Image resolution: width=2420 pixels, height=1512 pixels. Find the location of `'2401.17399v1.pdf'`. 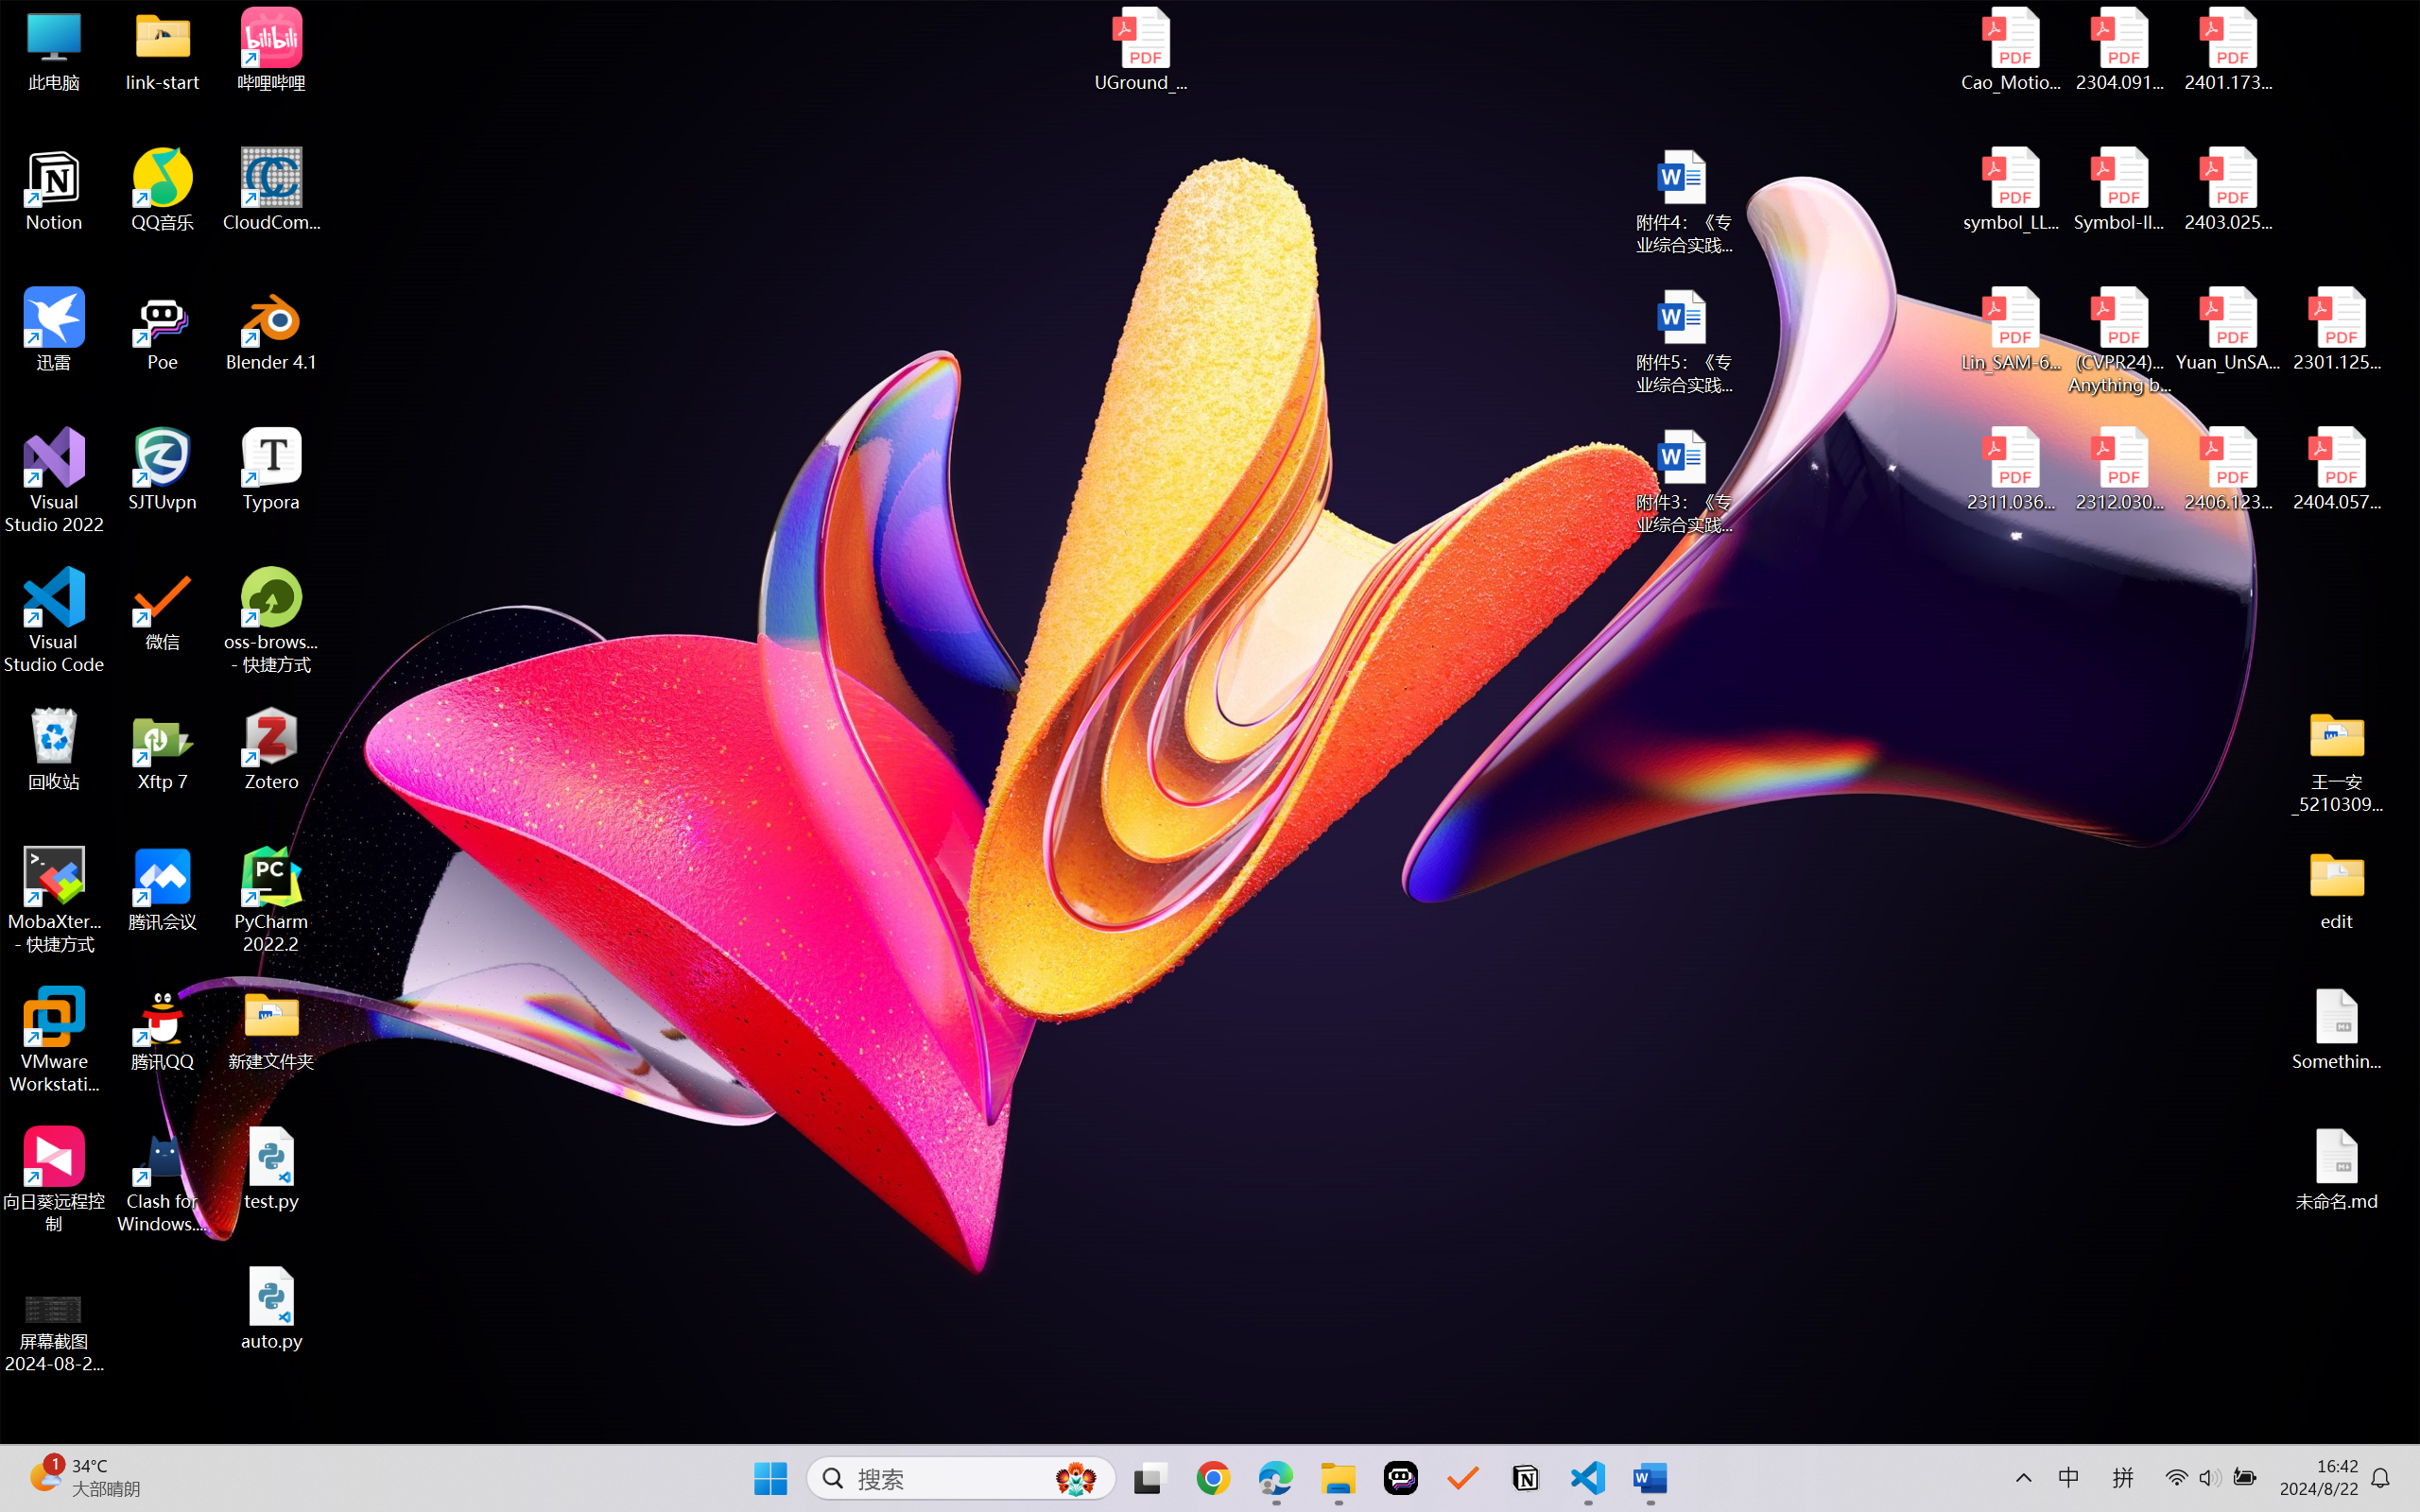

'2401.17399v1.pdf' is located at coordinates (2226, 49).